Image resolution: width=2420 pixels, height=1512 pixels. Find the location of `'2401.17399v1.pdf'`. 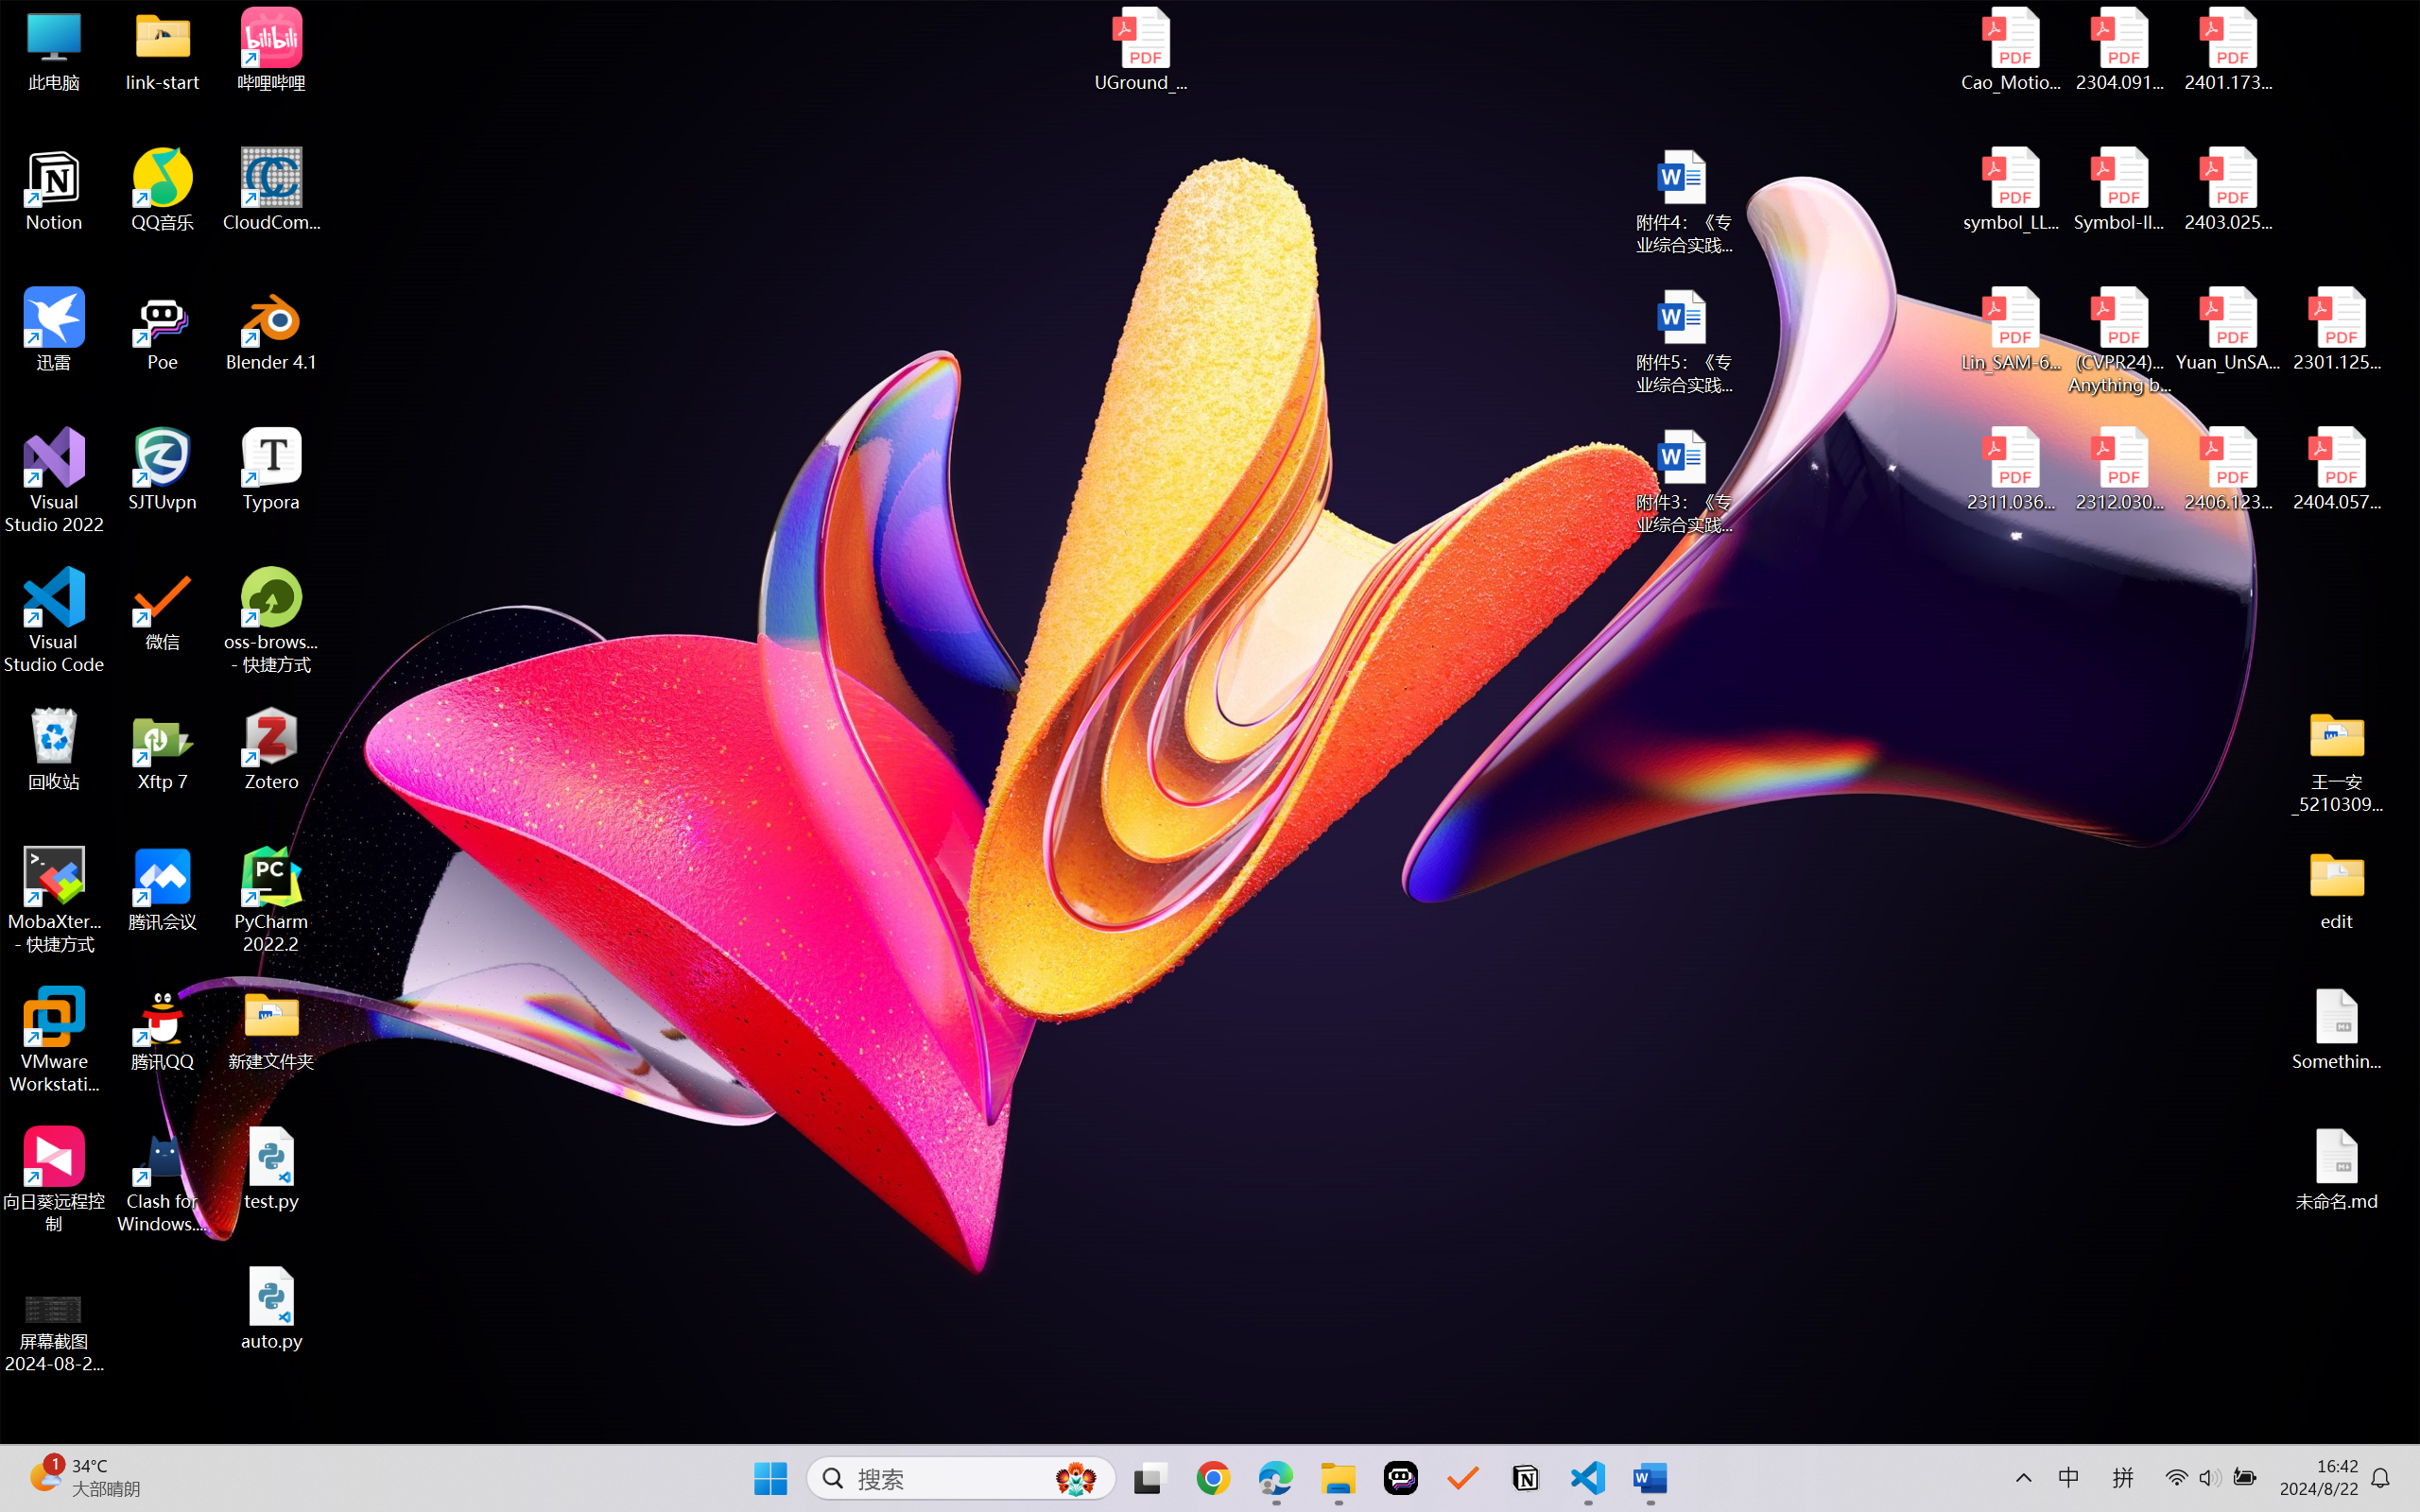

'2401.17399v1.pdf' is located at coordinates (2226, 49).